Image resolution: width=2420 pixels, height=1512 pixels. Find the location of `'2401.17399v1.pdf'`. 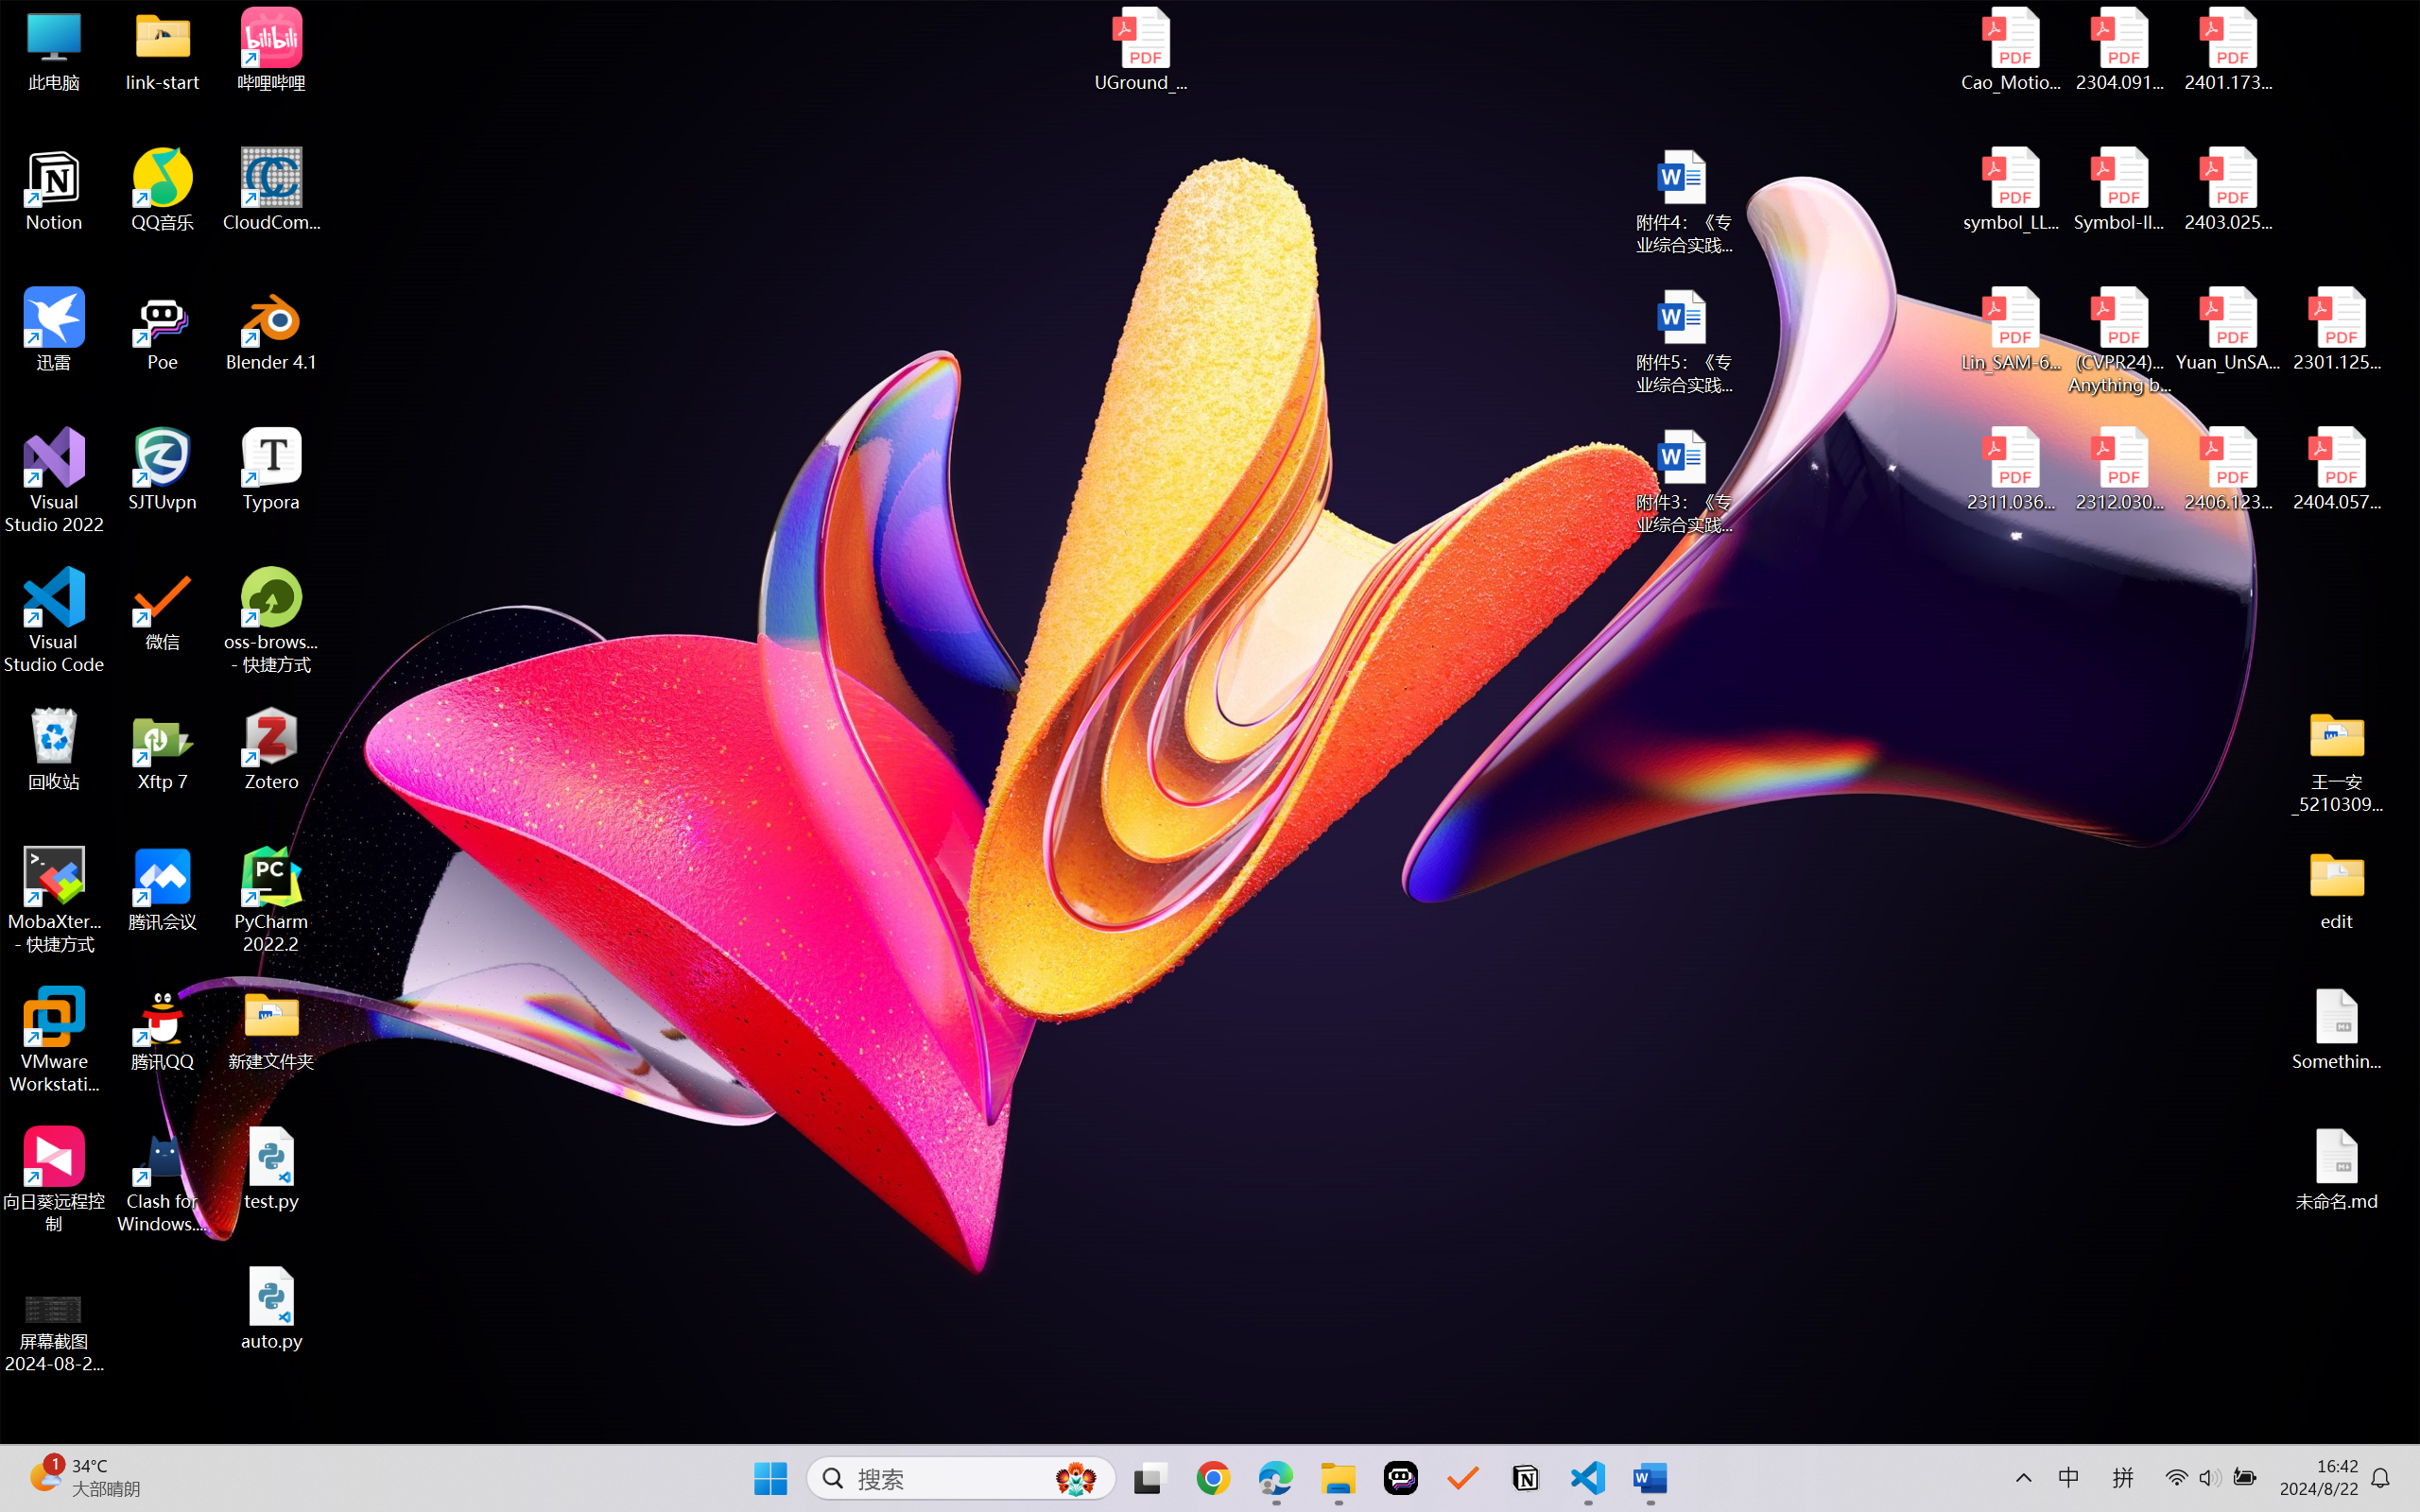

'2401.17399v1.pdf' is located at coordinates (2226, 49).